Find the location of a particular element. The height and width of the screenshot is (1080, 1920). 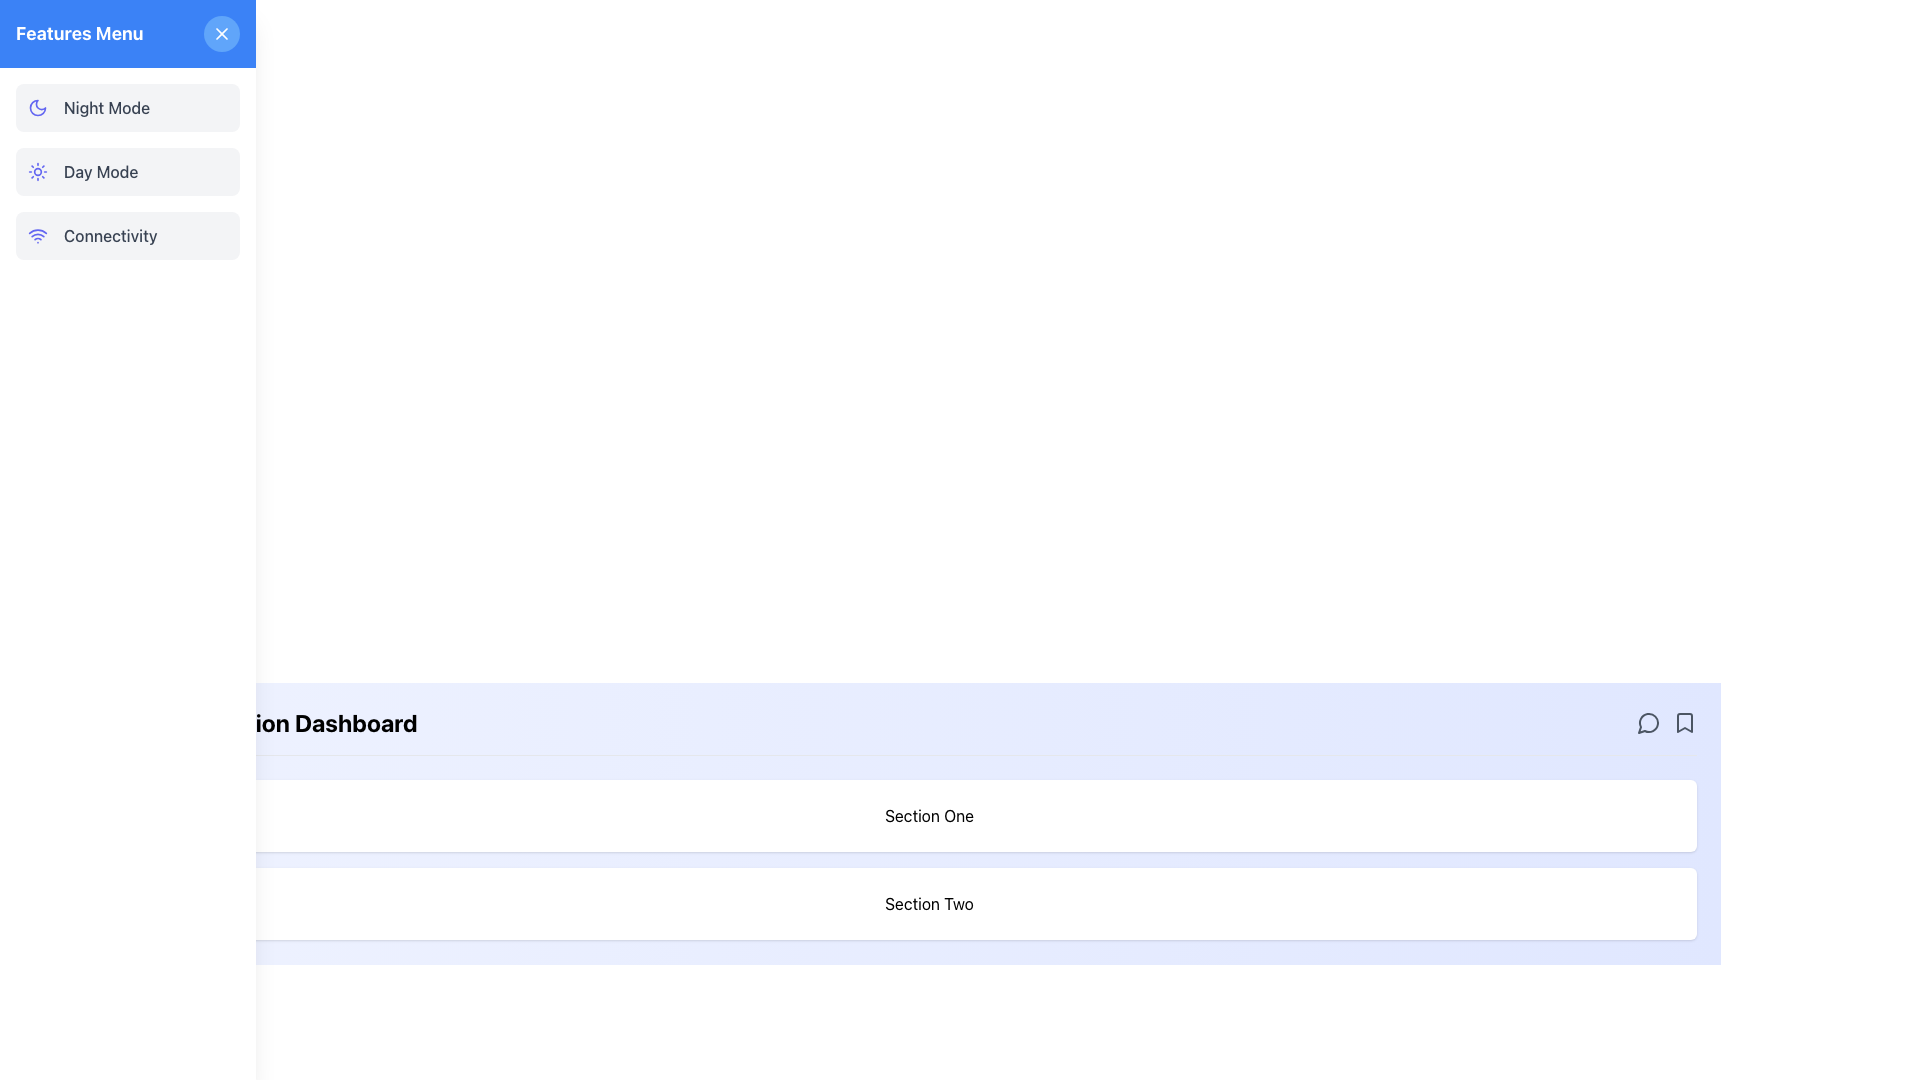

text of the label reading 'Day Mode' styled with gray color and medium font weight, located in the Features Menu side menu, following the 'Night Mode' option is located at coordinates (100, 171).